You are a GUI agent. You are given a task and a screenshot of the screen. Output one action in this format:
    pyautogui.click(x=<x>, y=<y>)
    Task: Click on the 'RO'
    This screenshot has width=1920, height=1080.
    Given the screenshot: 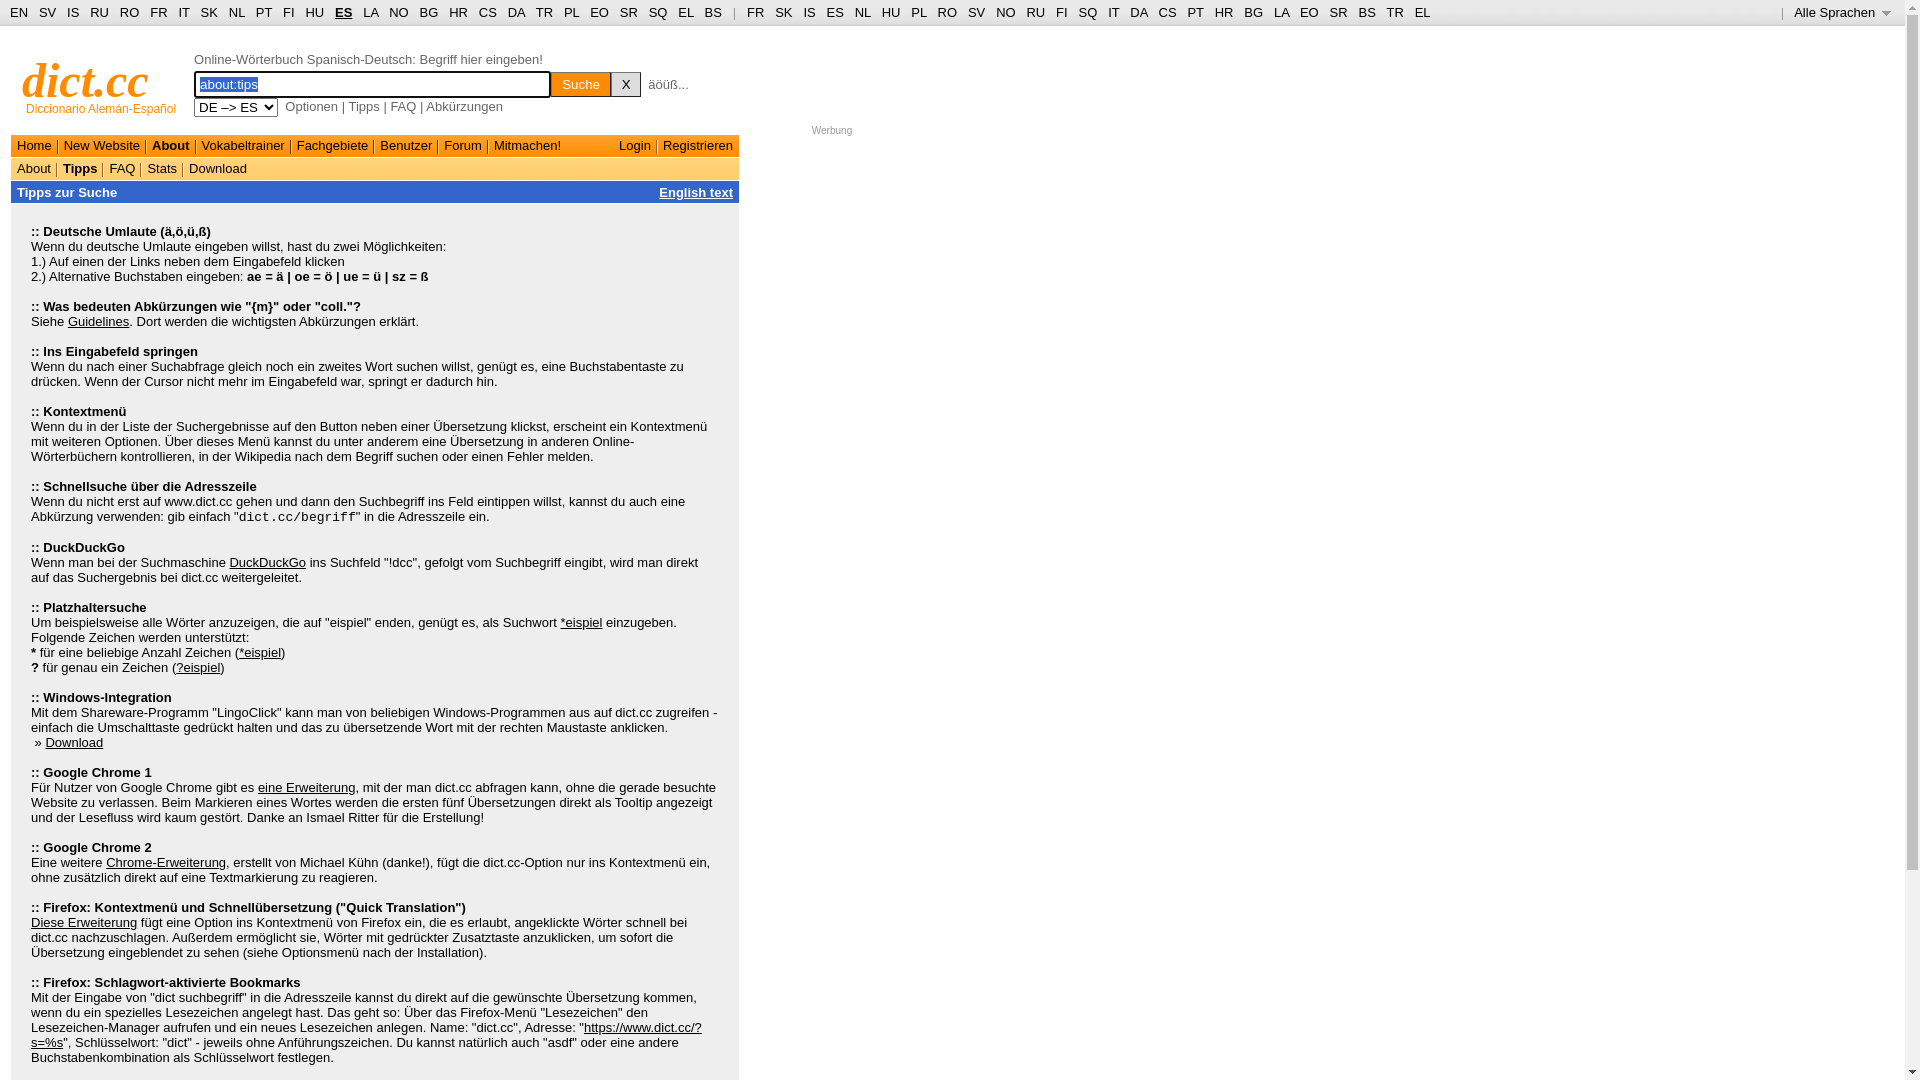 What is the action you would take?
    pyautogui.click(x=128, y=12)
    